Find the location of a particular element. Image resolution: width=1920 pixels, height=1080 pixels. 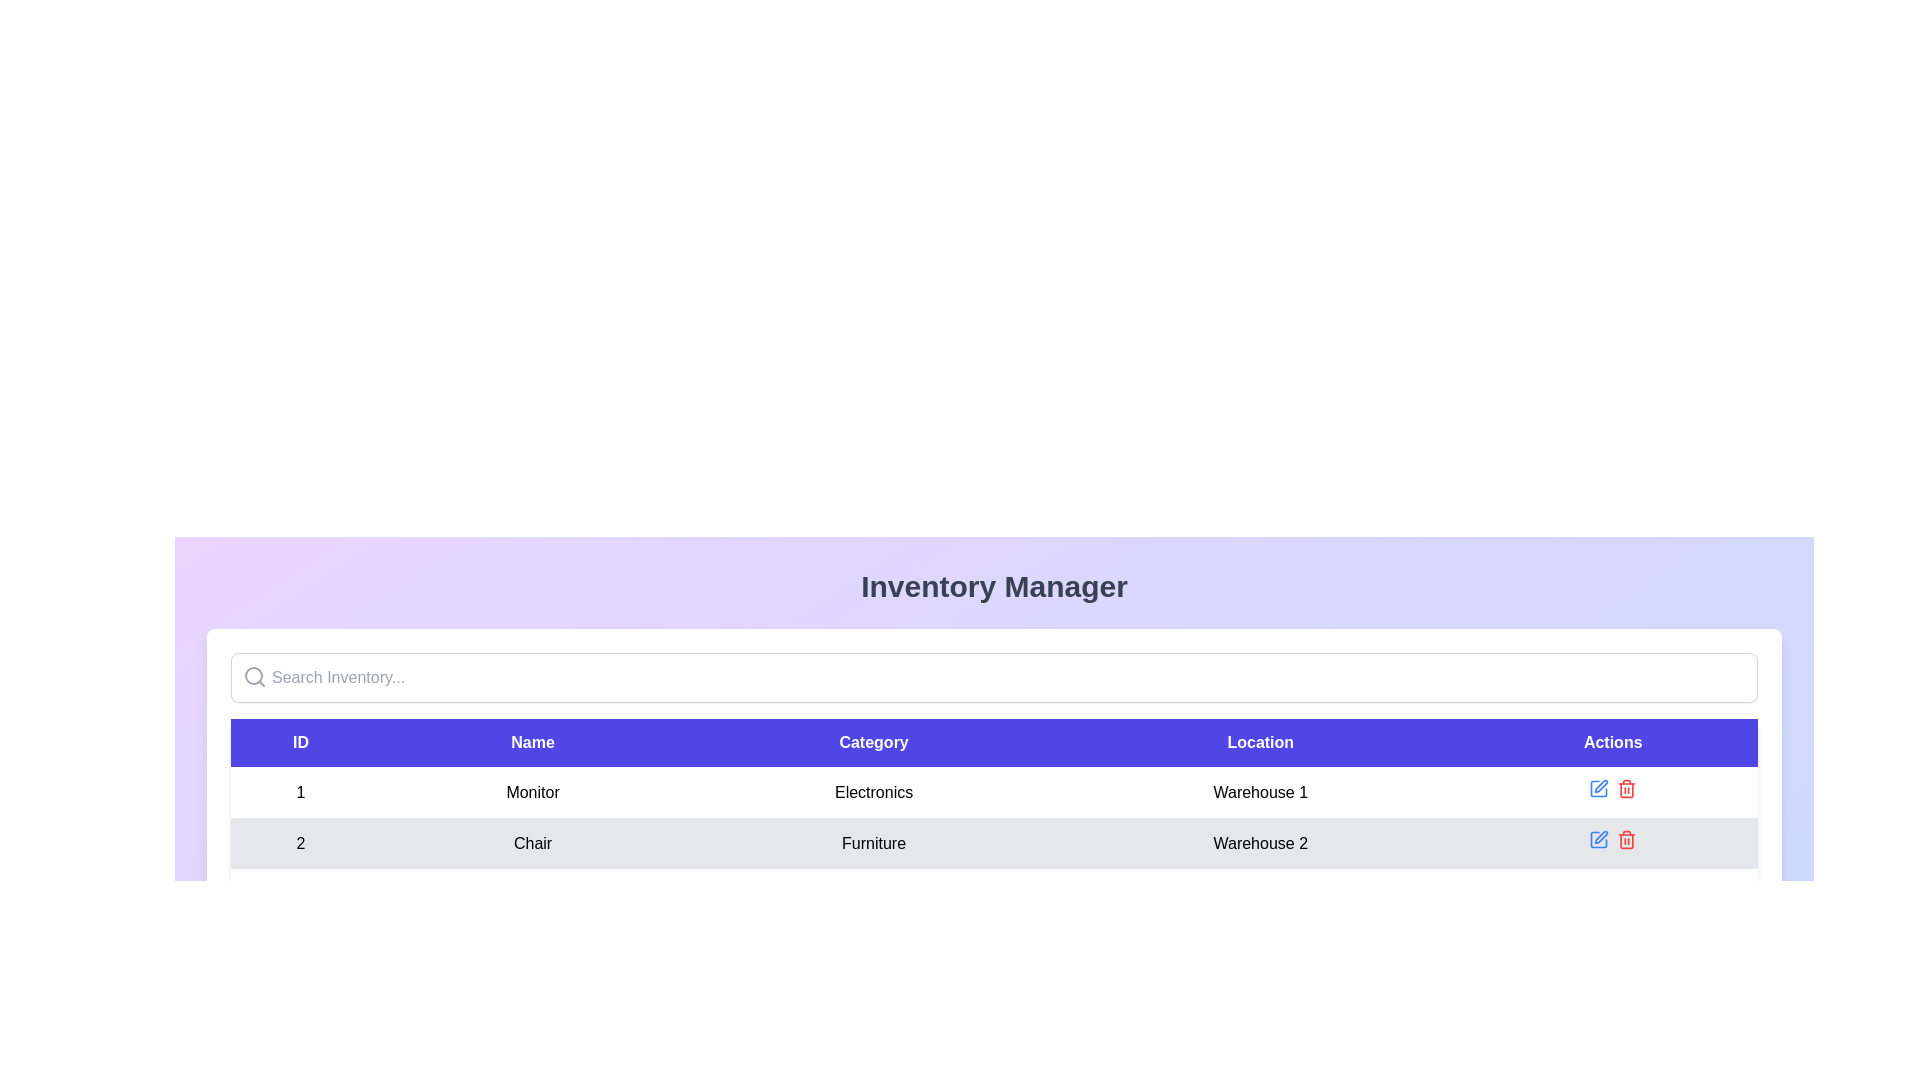

the blue pencil icon button located in the last column under the 'Actions' header of the table for 'Warehouse 1' is located at coordinates (1598, 788).